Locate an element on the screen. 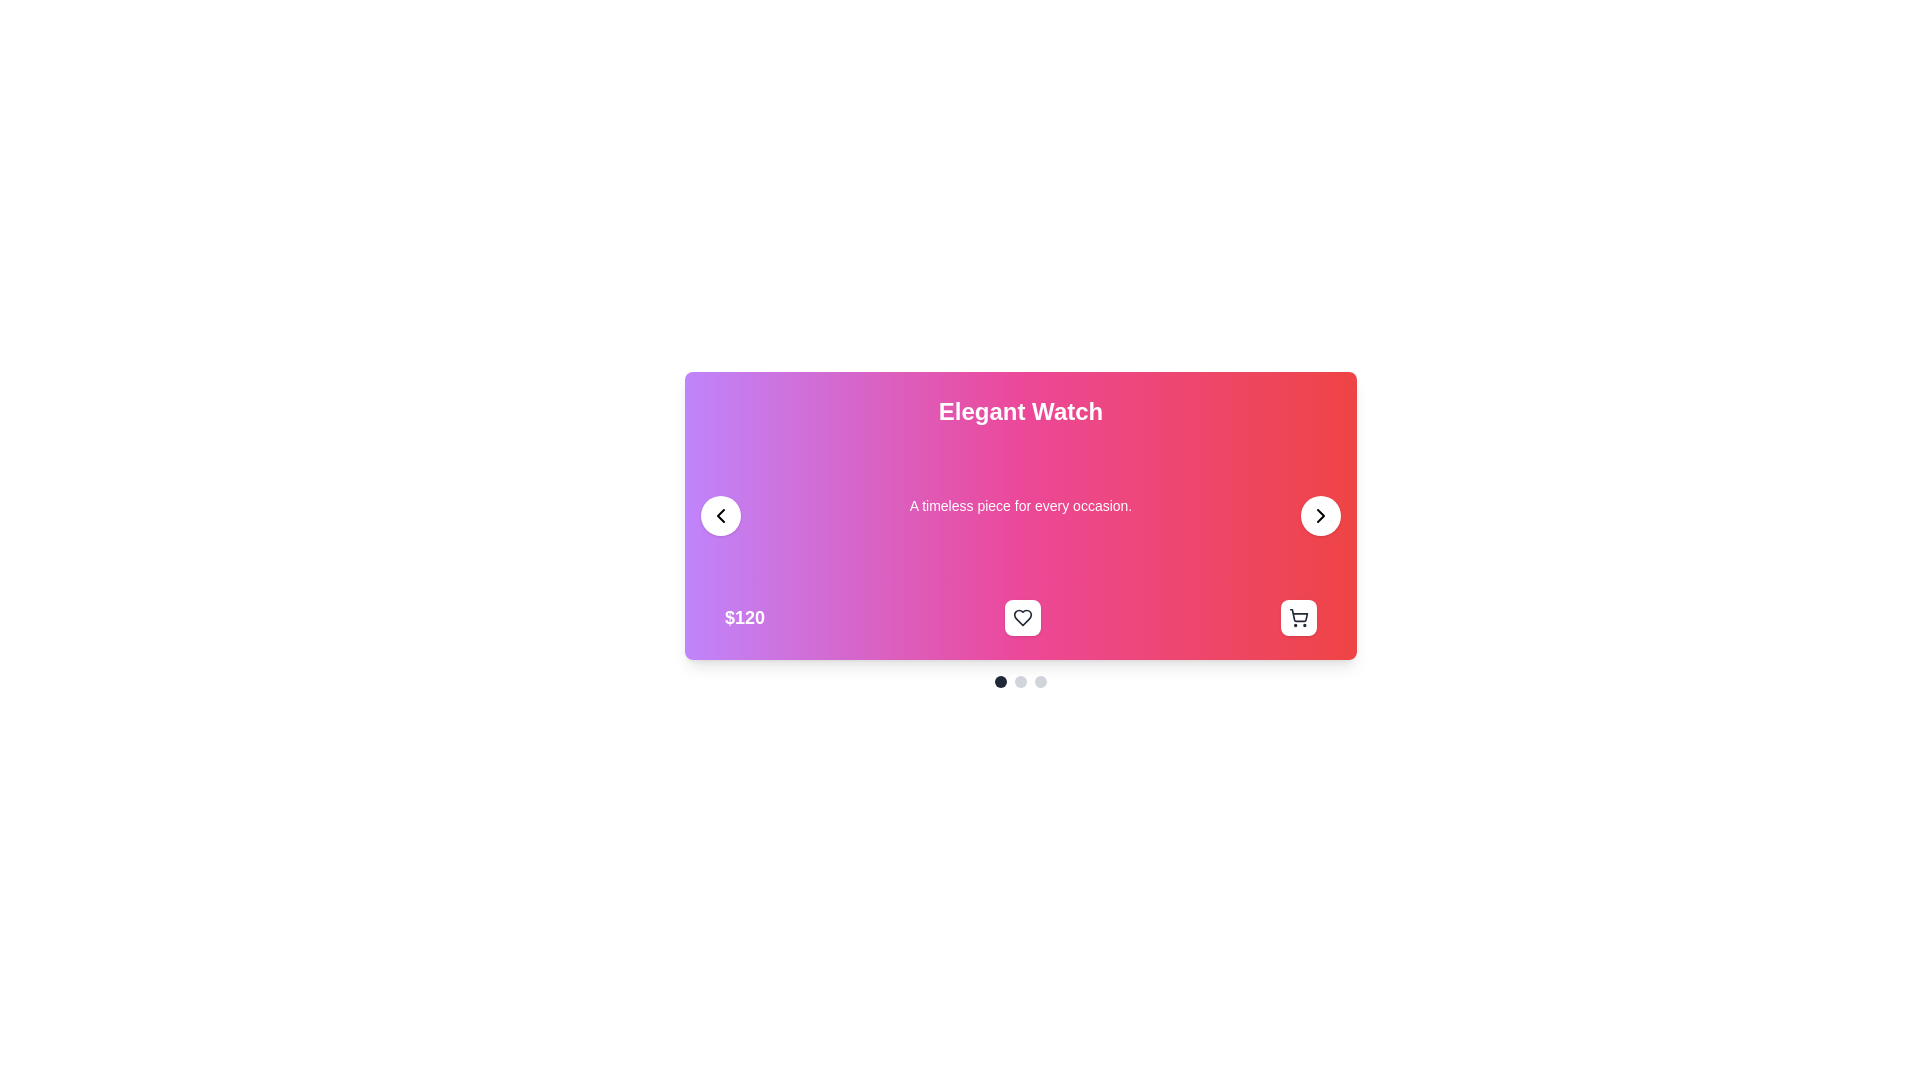 Image resolution: width=1920 pixels, height=1080 pixels. the circular button with a white background and a right-facing chevron icon in black is located at coordinates (1320, 515).